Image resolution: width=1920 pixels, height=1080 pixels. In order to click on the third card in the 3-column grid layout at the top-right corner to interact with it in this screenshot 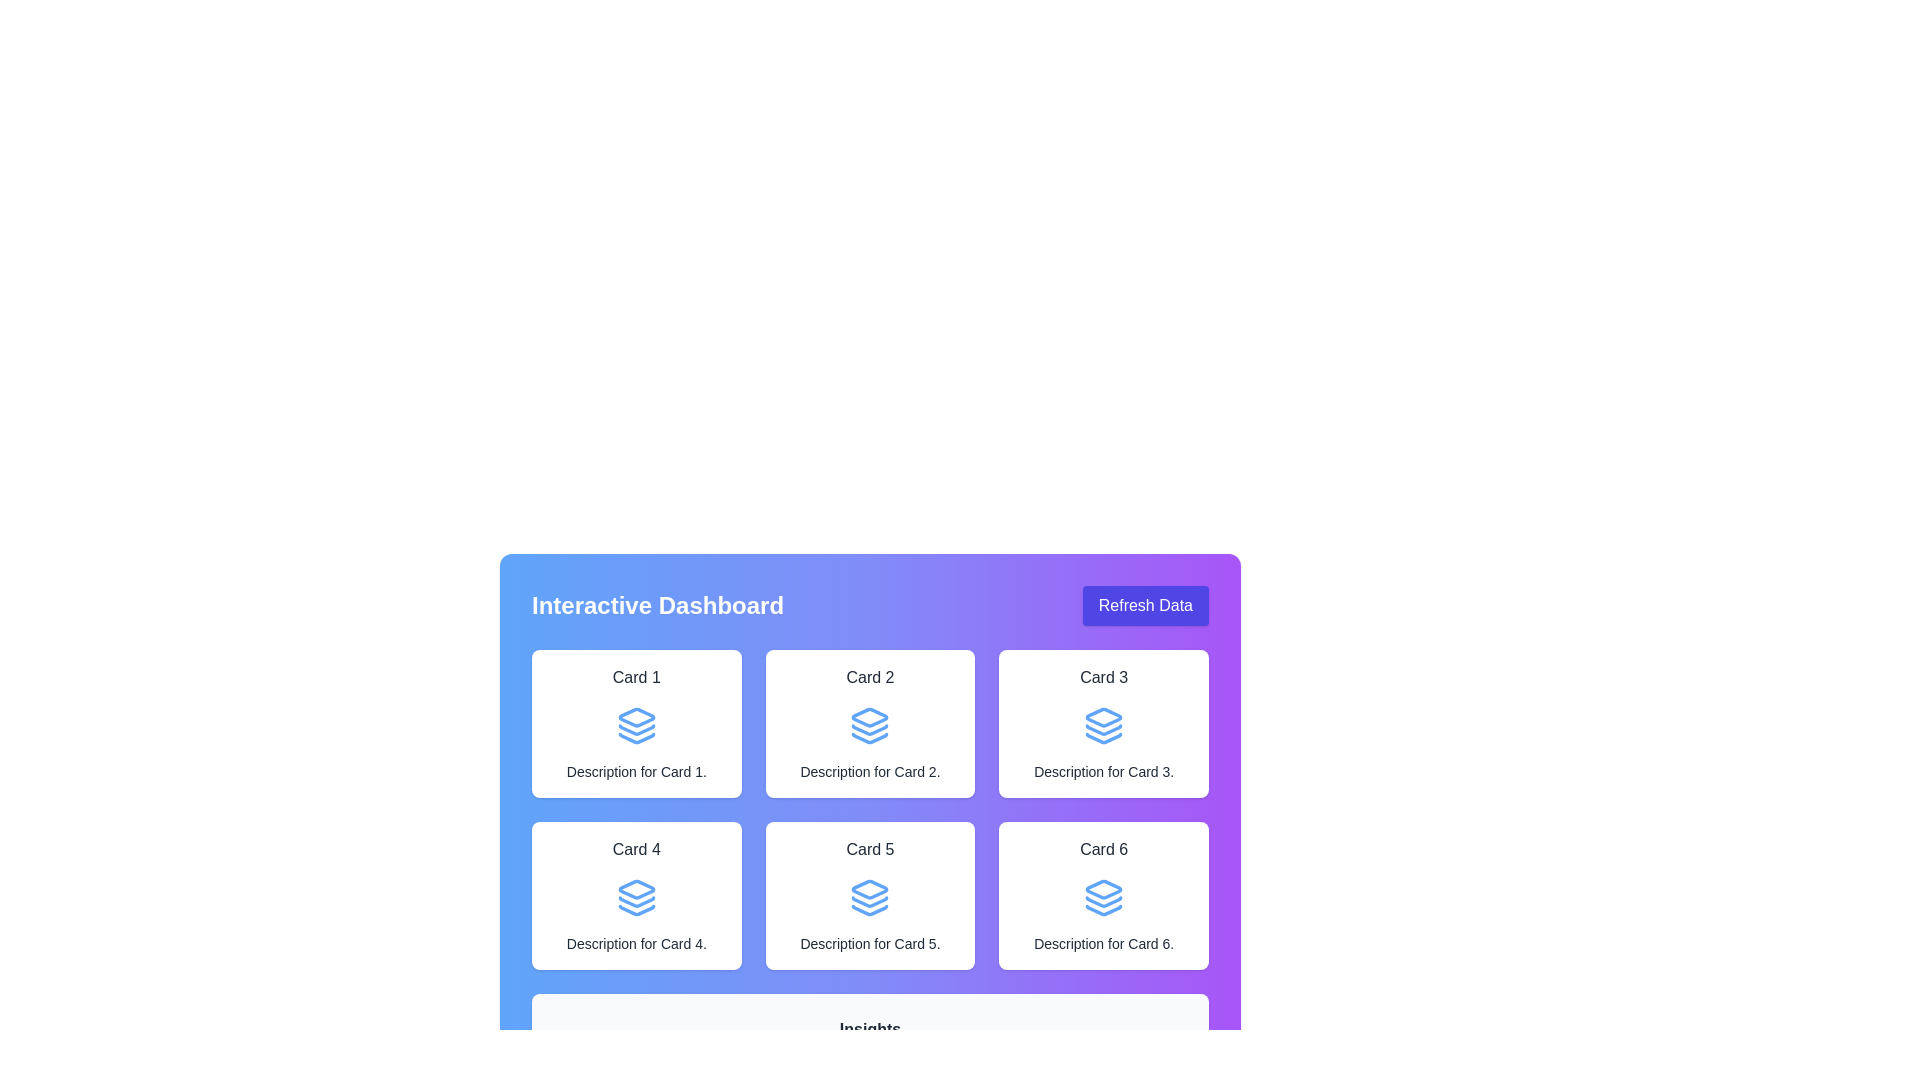, I will do `click(1103, 724)`.